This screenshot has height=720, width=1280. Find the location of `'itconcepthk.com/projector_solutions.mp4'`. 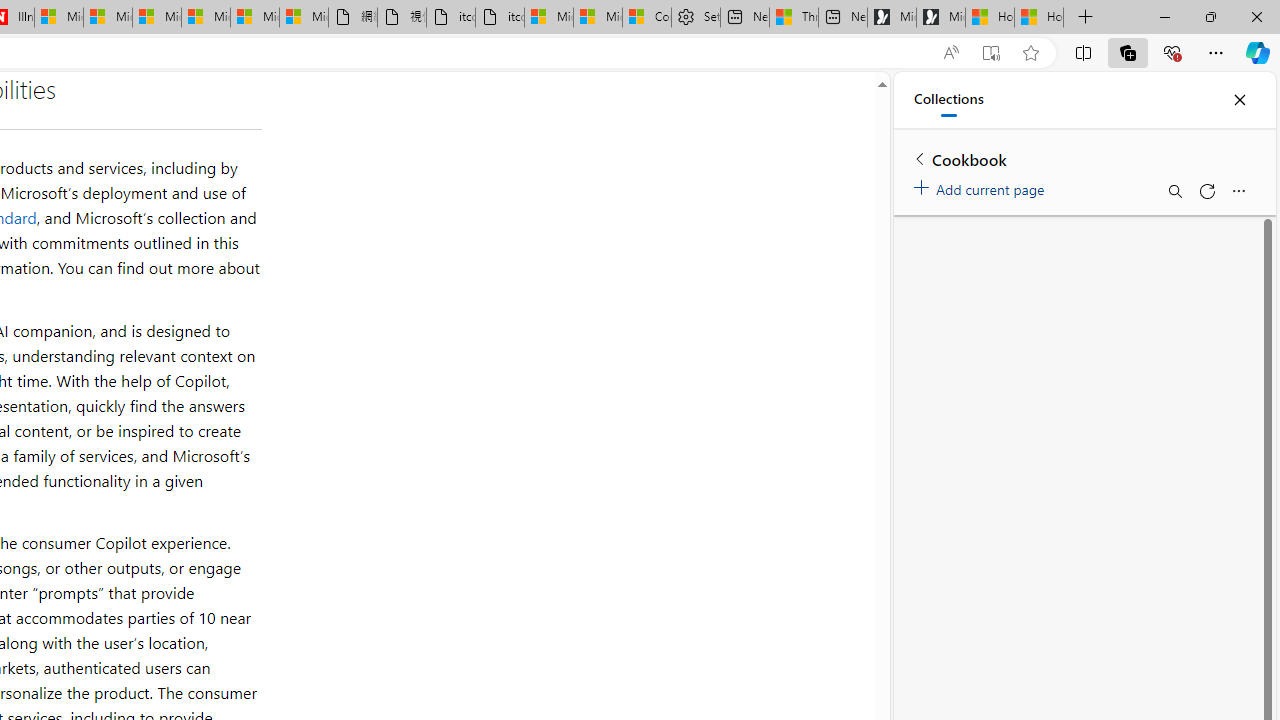

'itconcepthk.com/projector_solutions.mp4' is located at coordinates (499, 17).